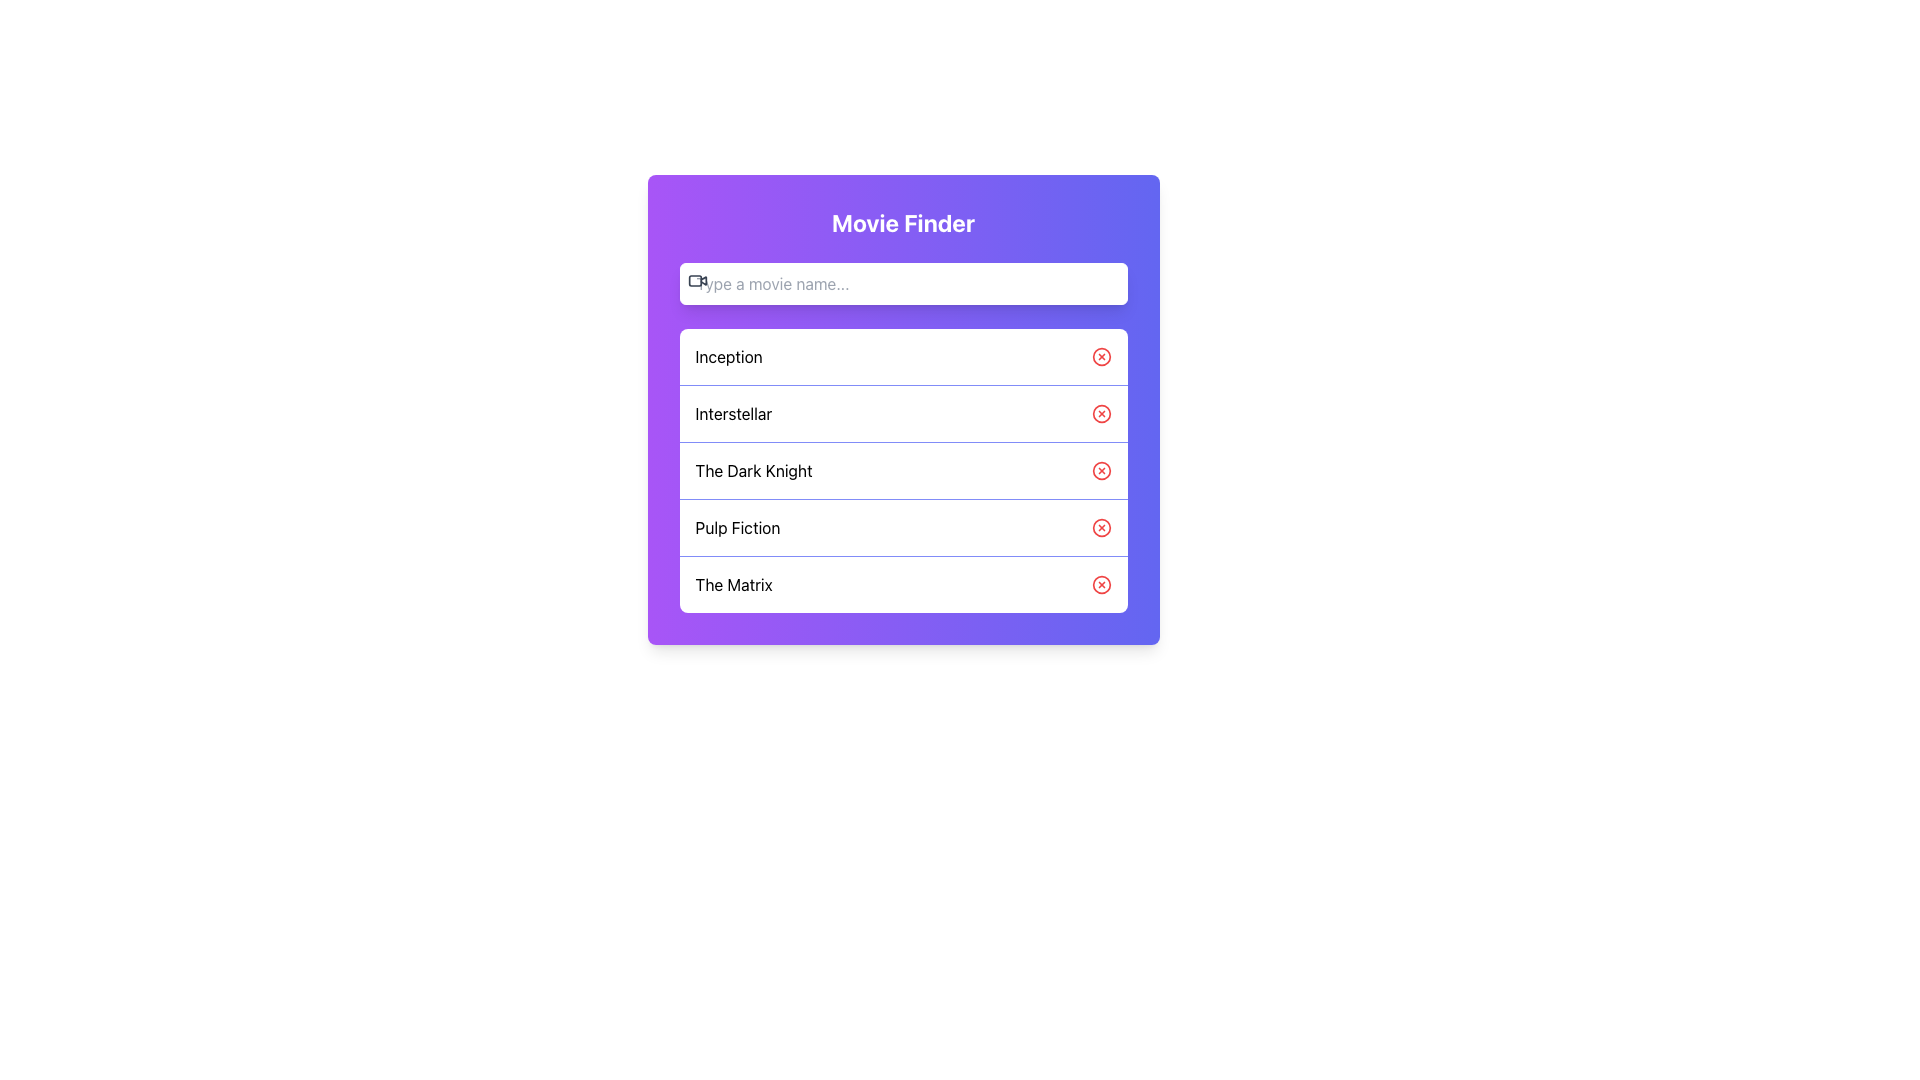 This screenshot has width=1920, height=1080. What do you see at coordinates (1100, 356) in the screenshot?
I see `the red circular icon with an 'X' inside, located to the right of the 'Inception' list item` at bounding box center [1100, 356].